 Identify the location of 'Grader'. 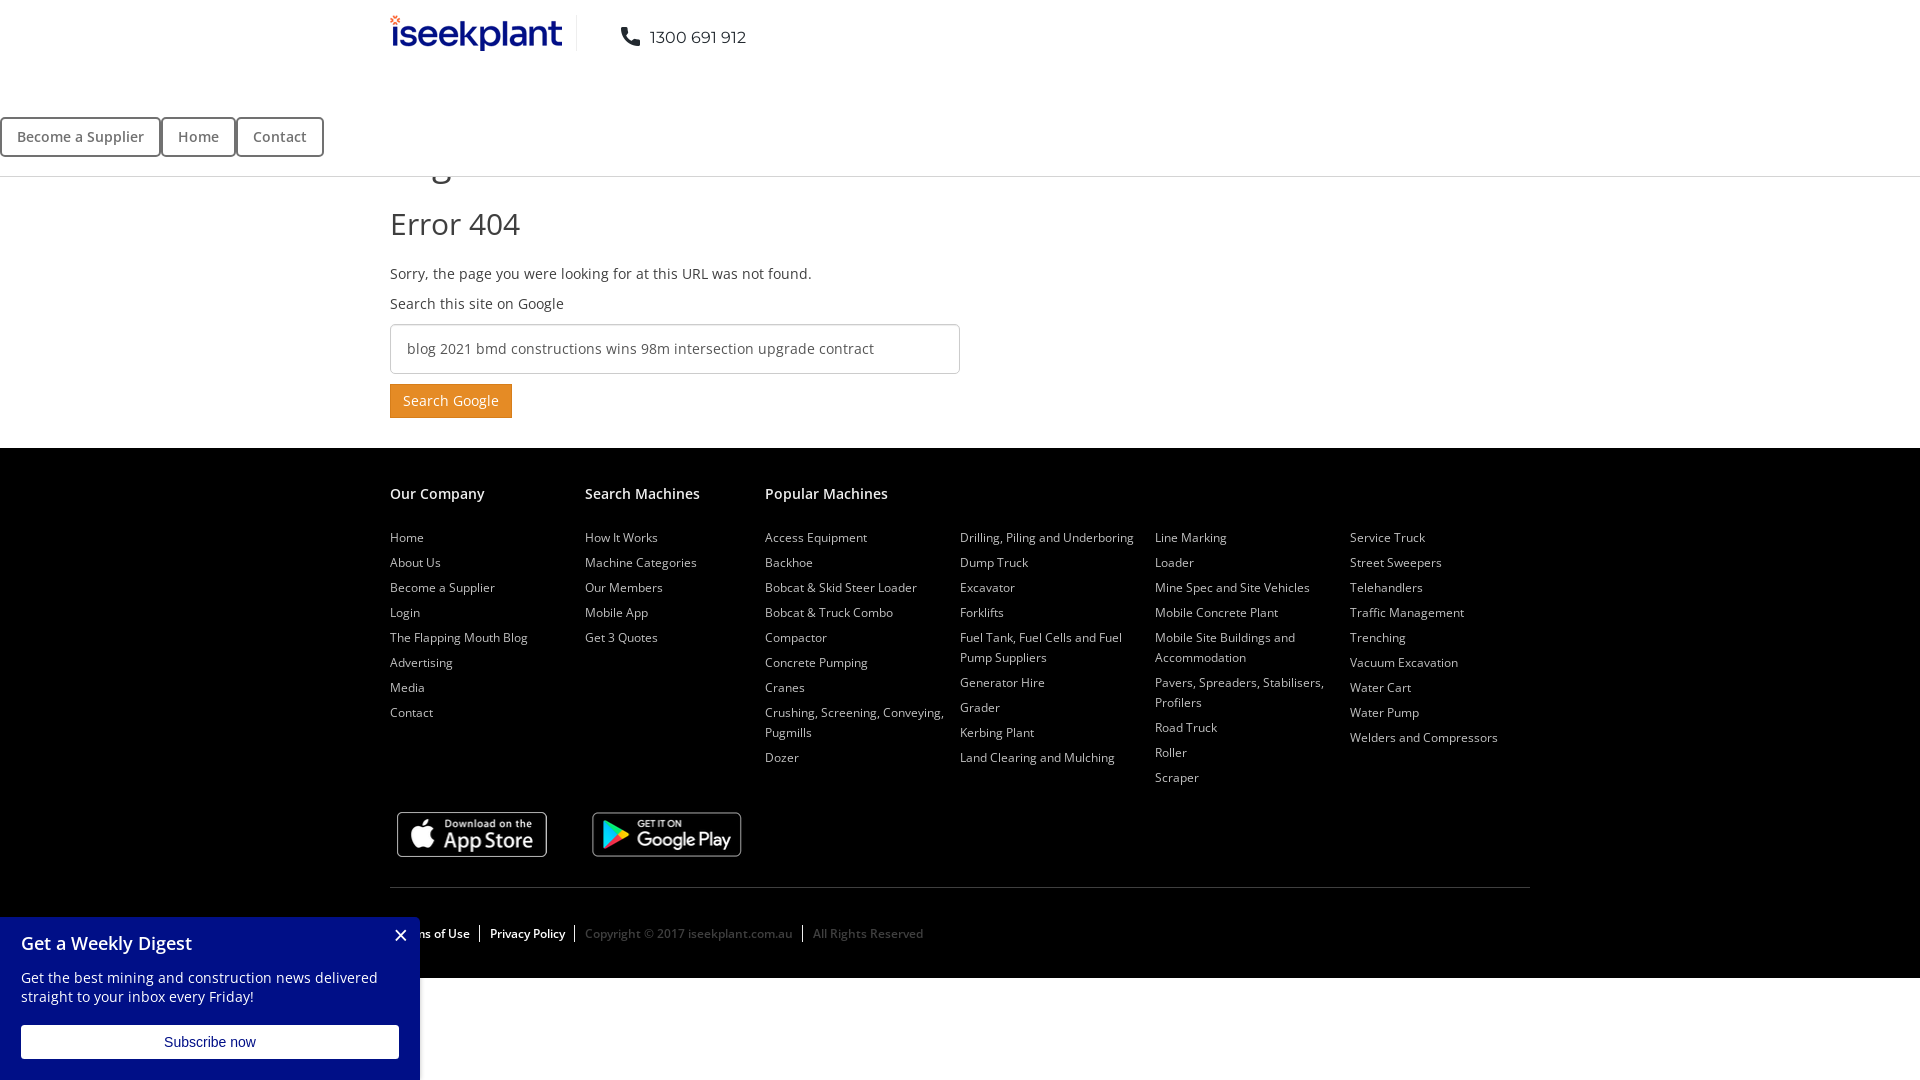
(960, 706).